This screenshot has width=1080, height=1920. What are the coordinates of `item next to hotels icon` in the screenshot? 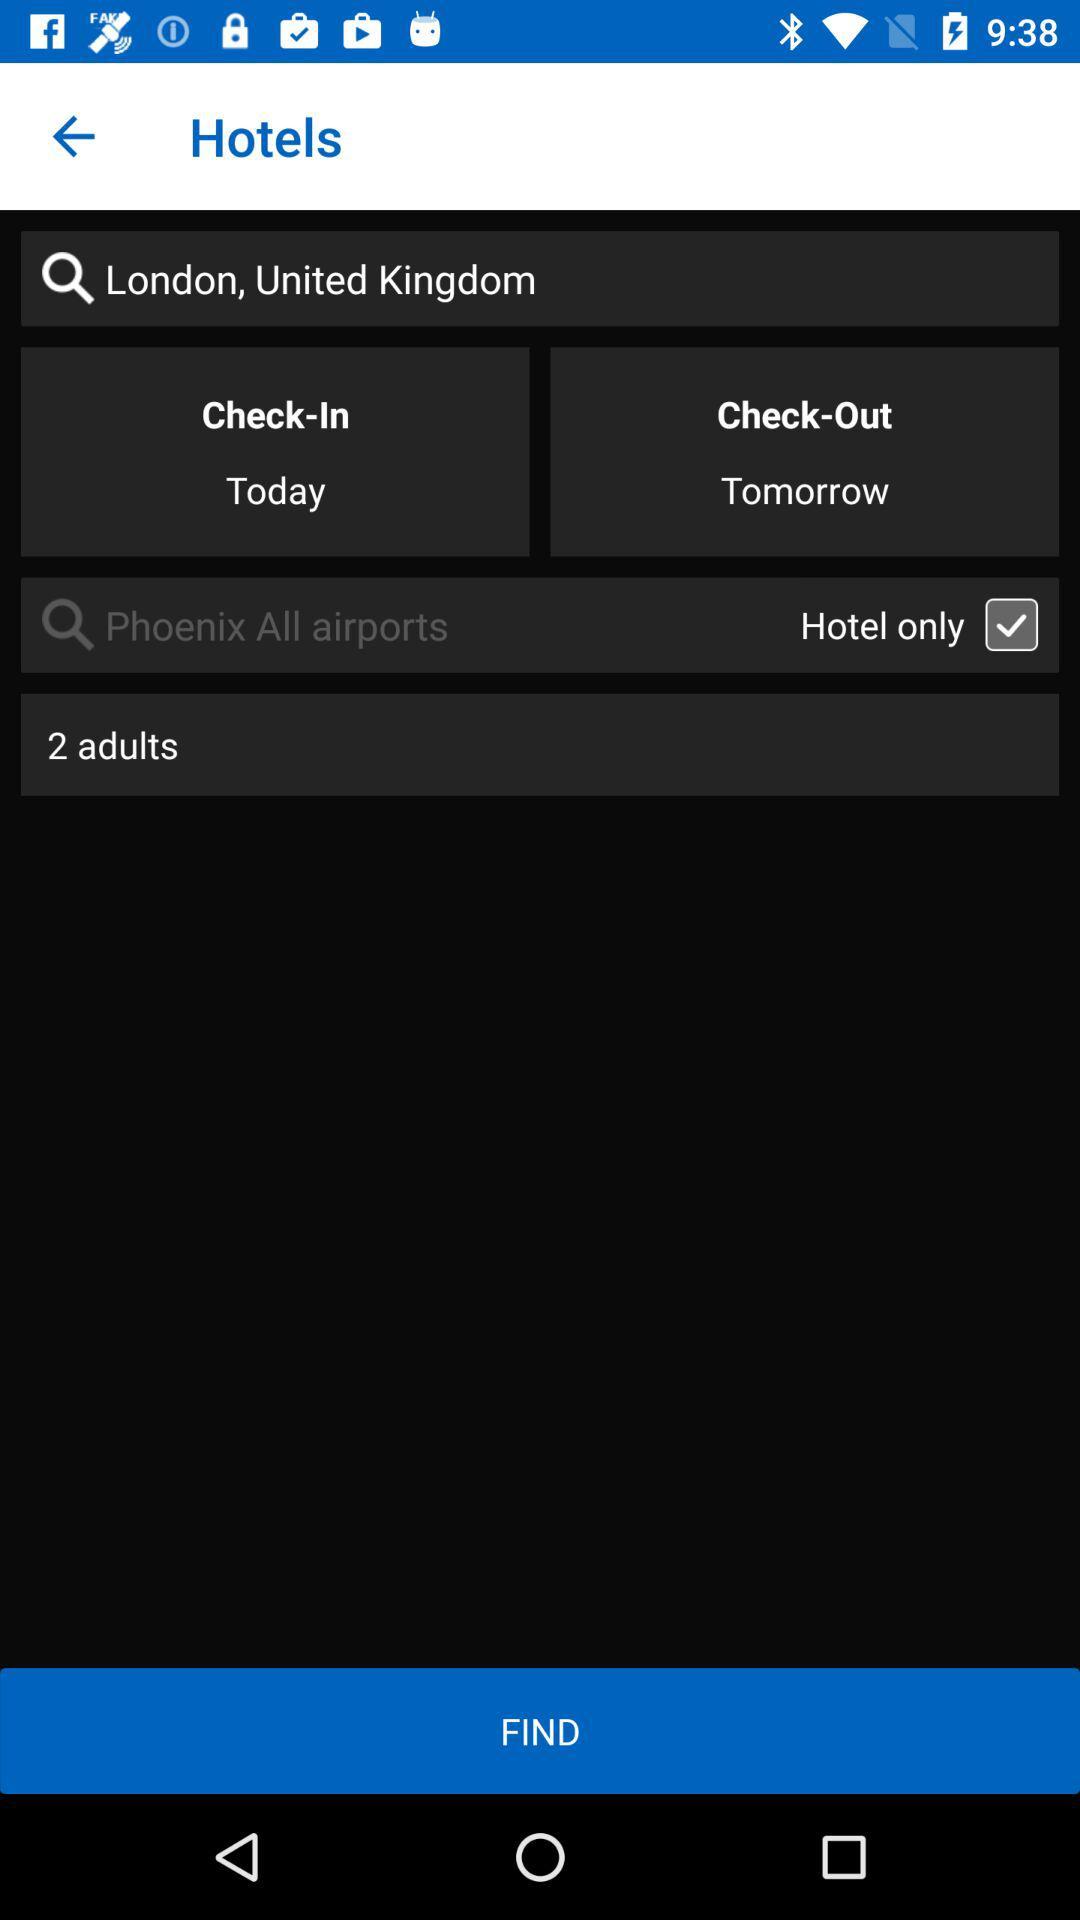 It's located at (72, 135).